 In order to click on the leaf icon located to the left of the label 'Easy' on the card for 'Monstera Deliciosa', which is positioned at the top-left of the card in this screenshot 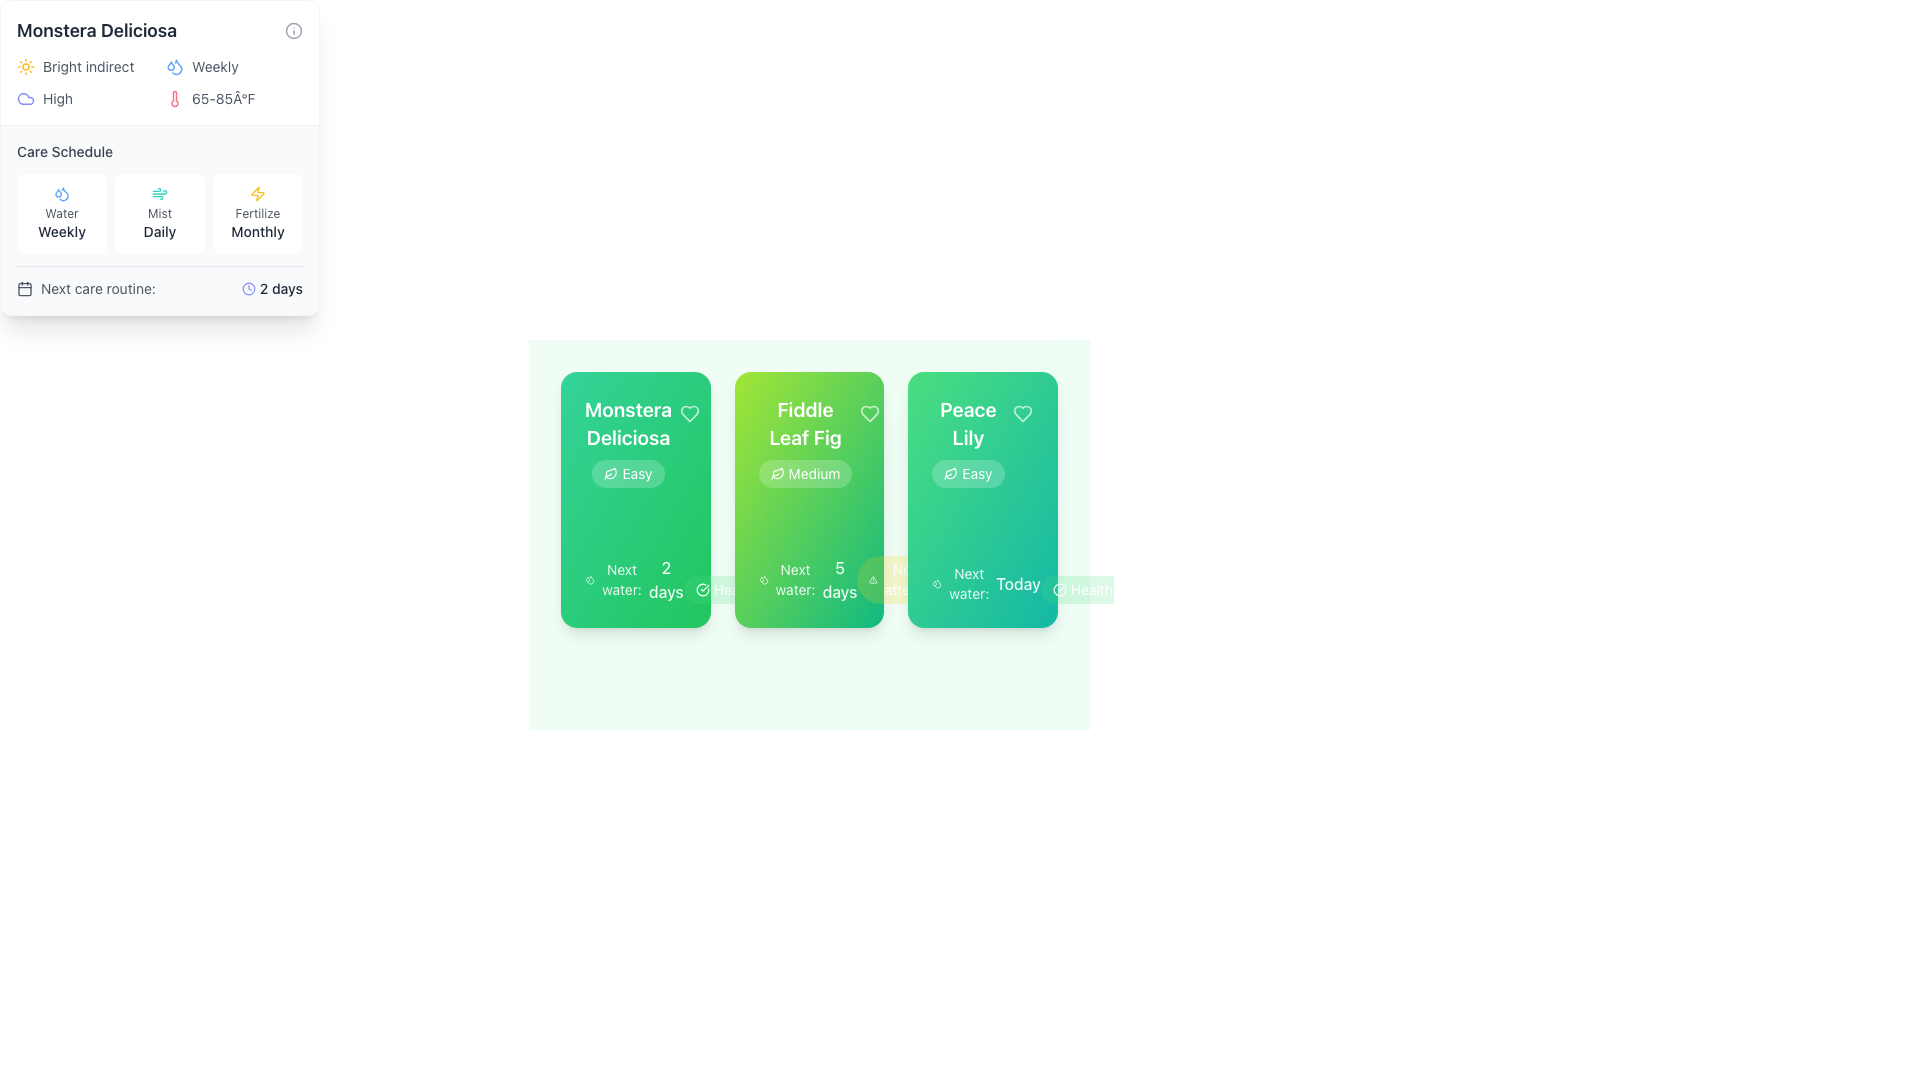, I will do `click(610, 474)`.